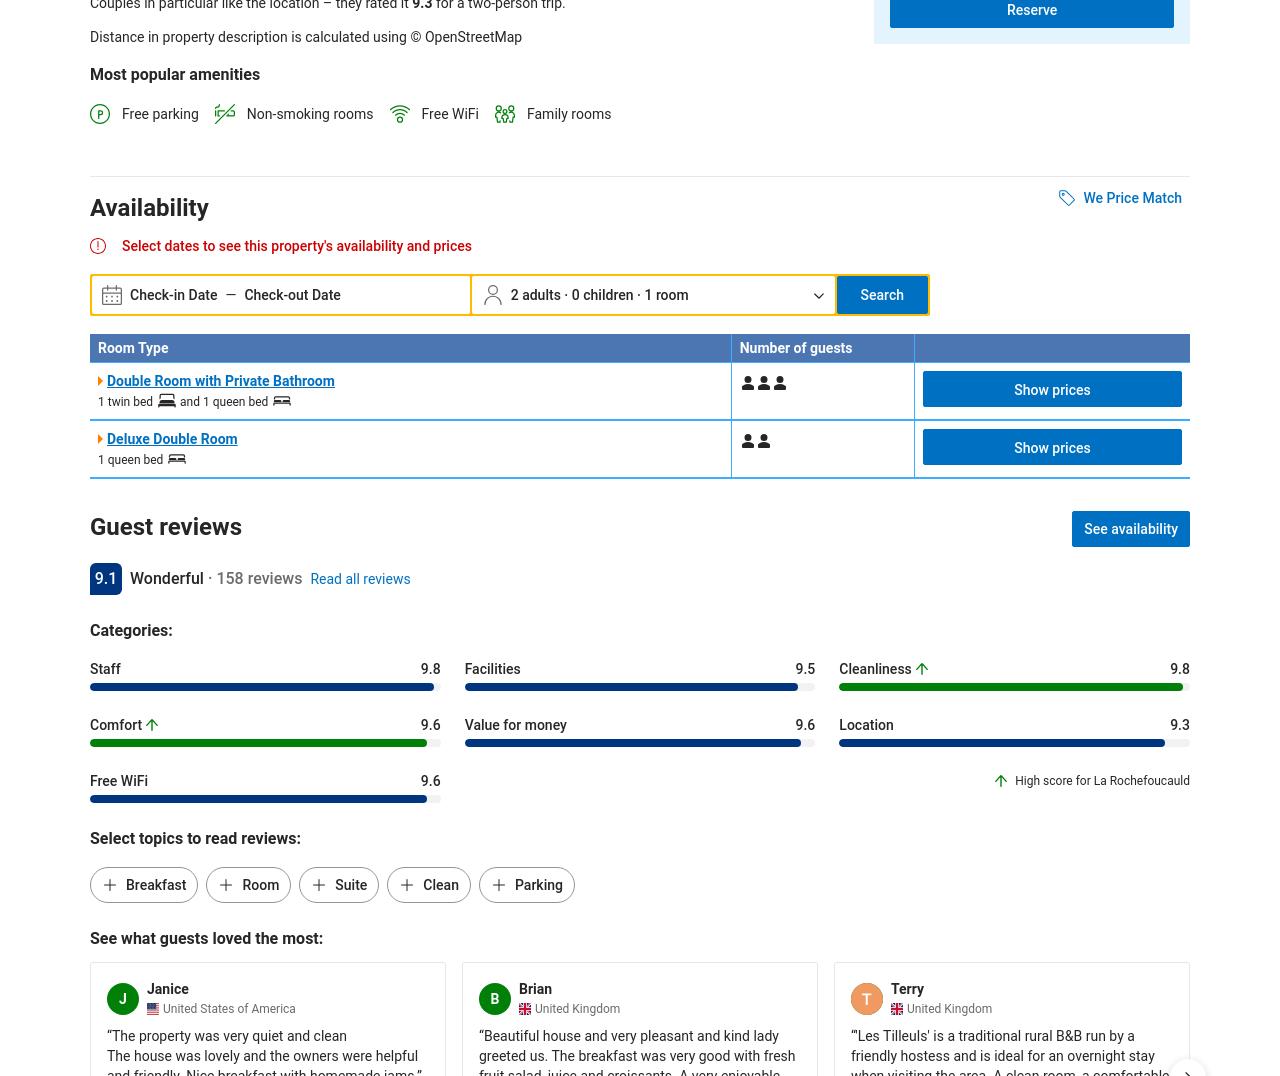 This screenshot has width=1280, height=1076. Describe the element at coordinates (881, 294) in the screenshot. I see `'Search'` at that location.